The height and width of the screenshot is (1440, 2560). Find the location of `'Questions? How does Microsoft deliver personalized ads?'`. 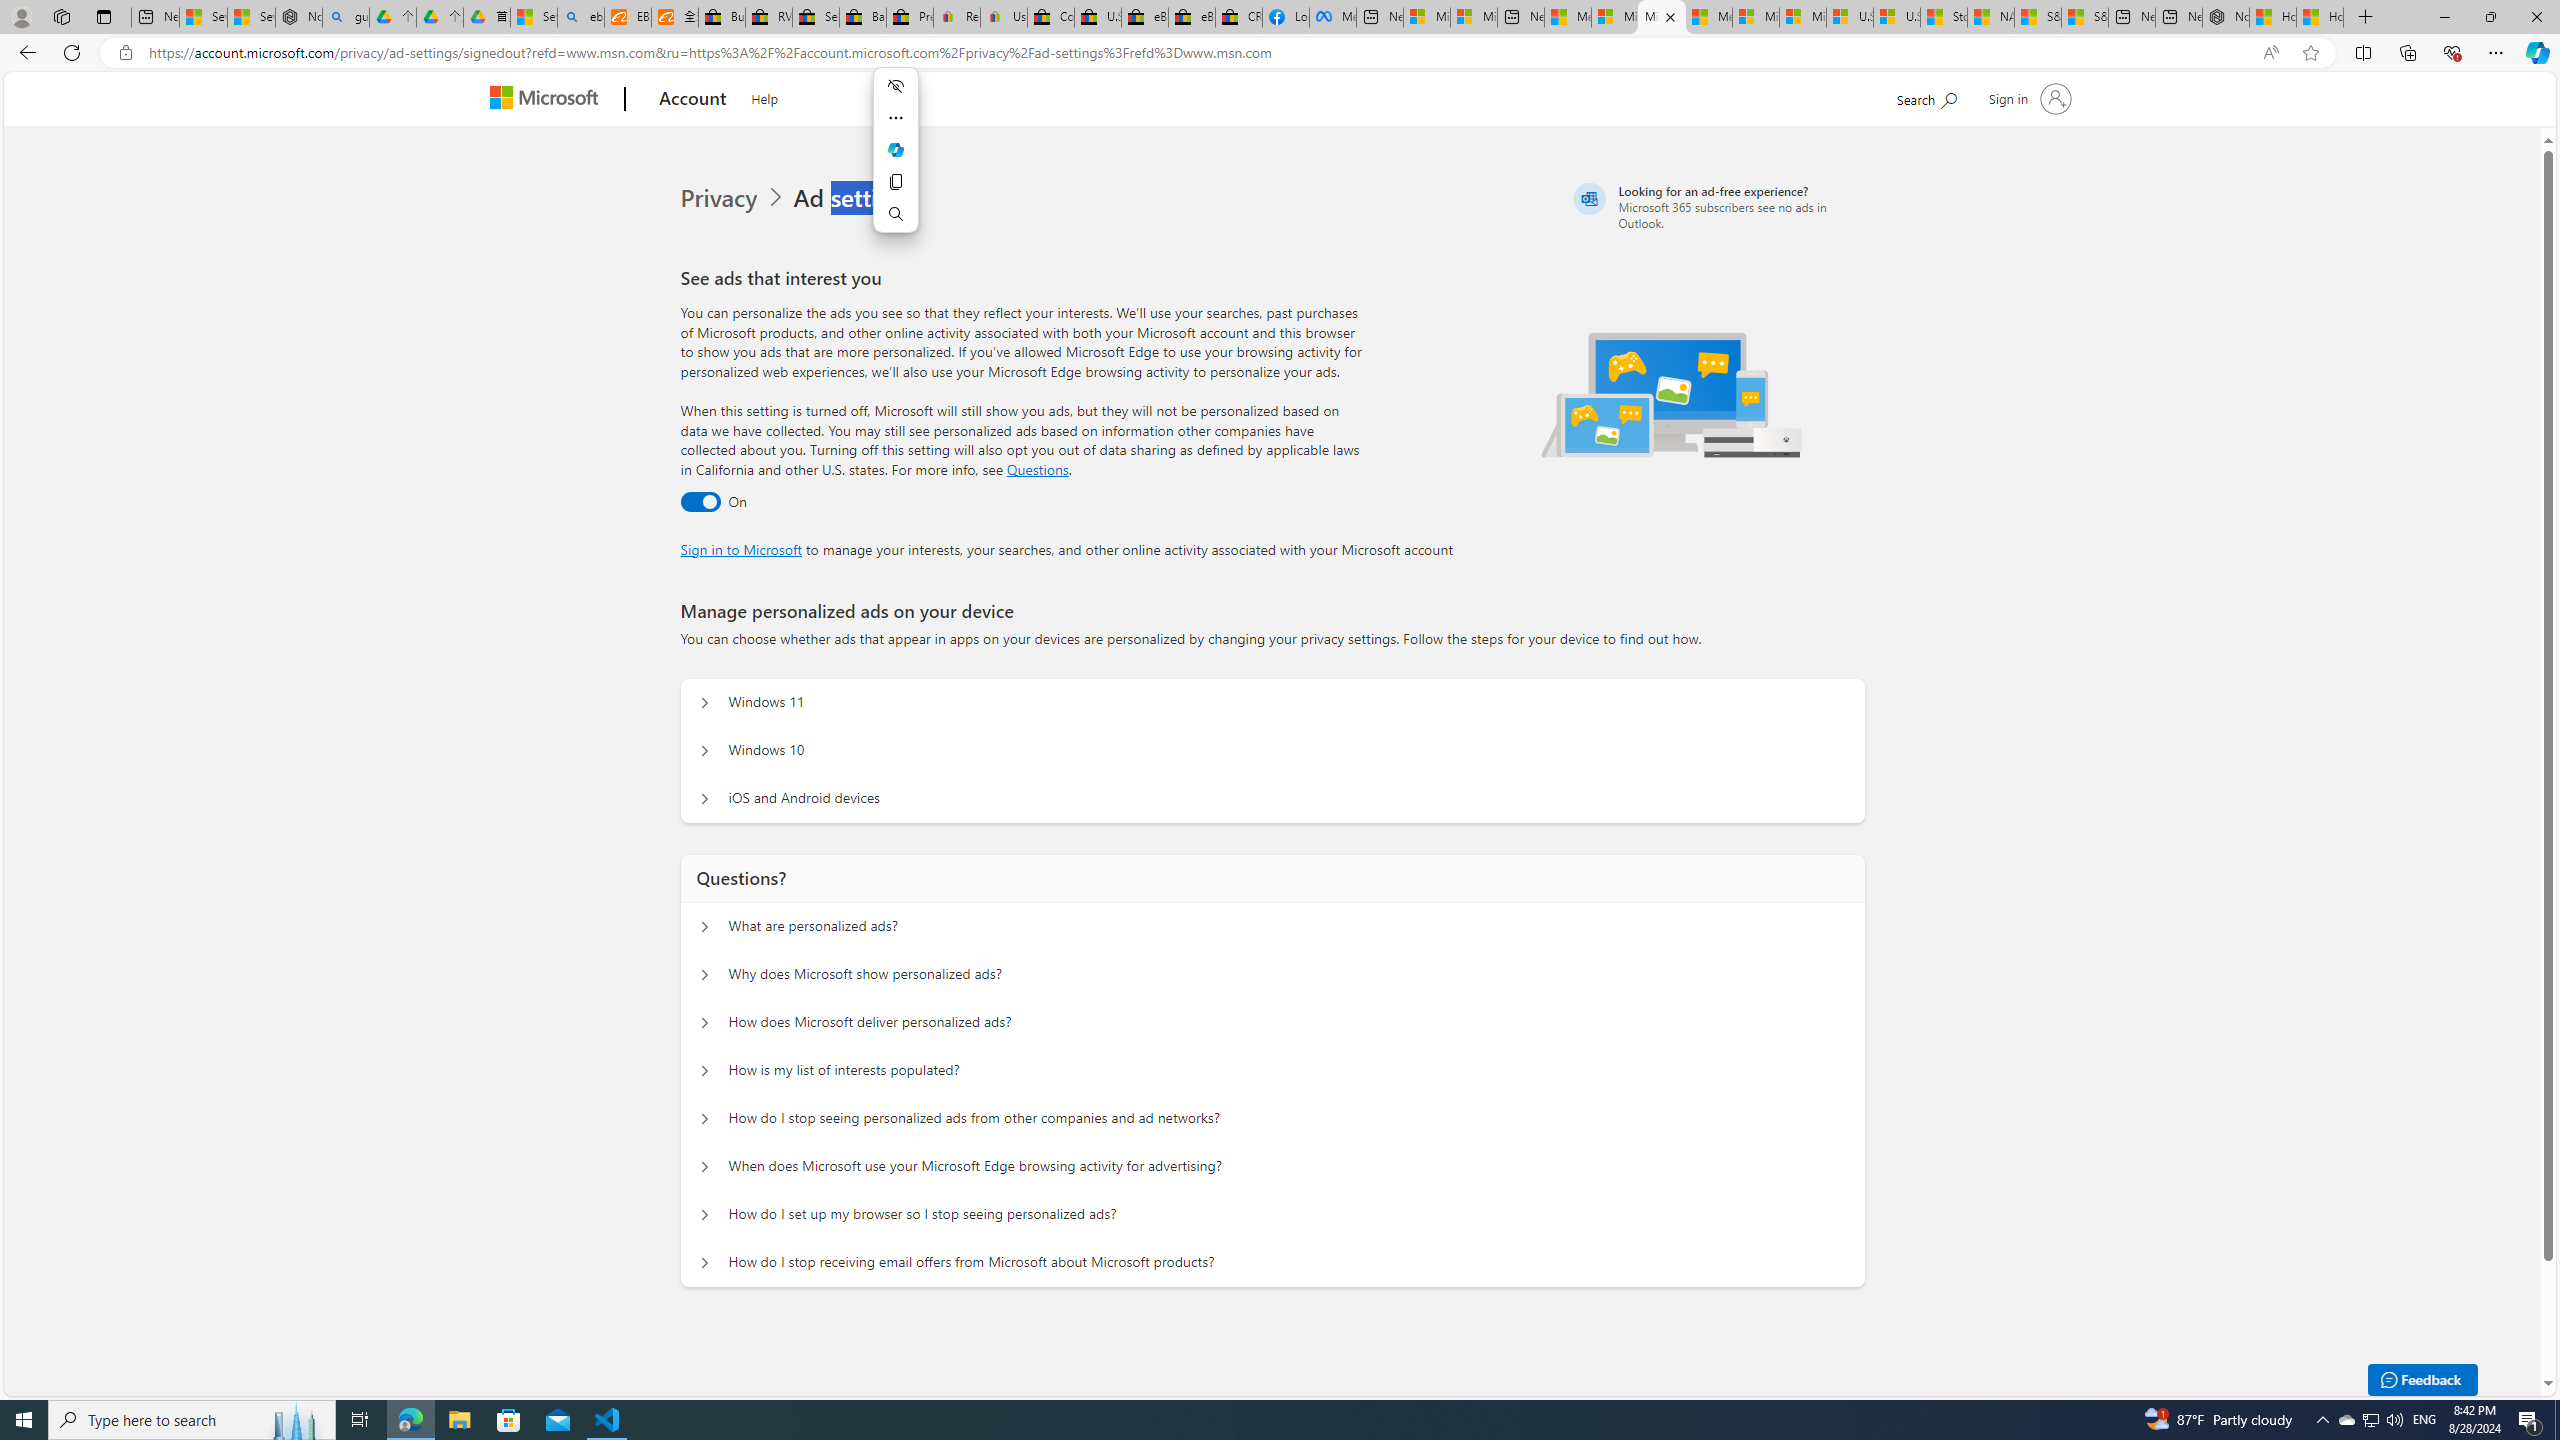

'Questions? How does Microsoft deliver personalized ads?' is located at coordinates (705, 1022).